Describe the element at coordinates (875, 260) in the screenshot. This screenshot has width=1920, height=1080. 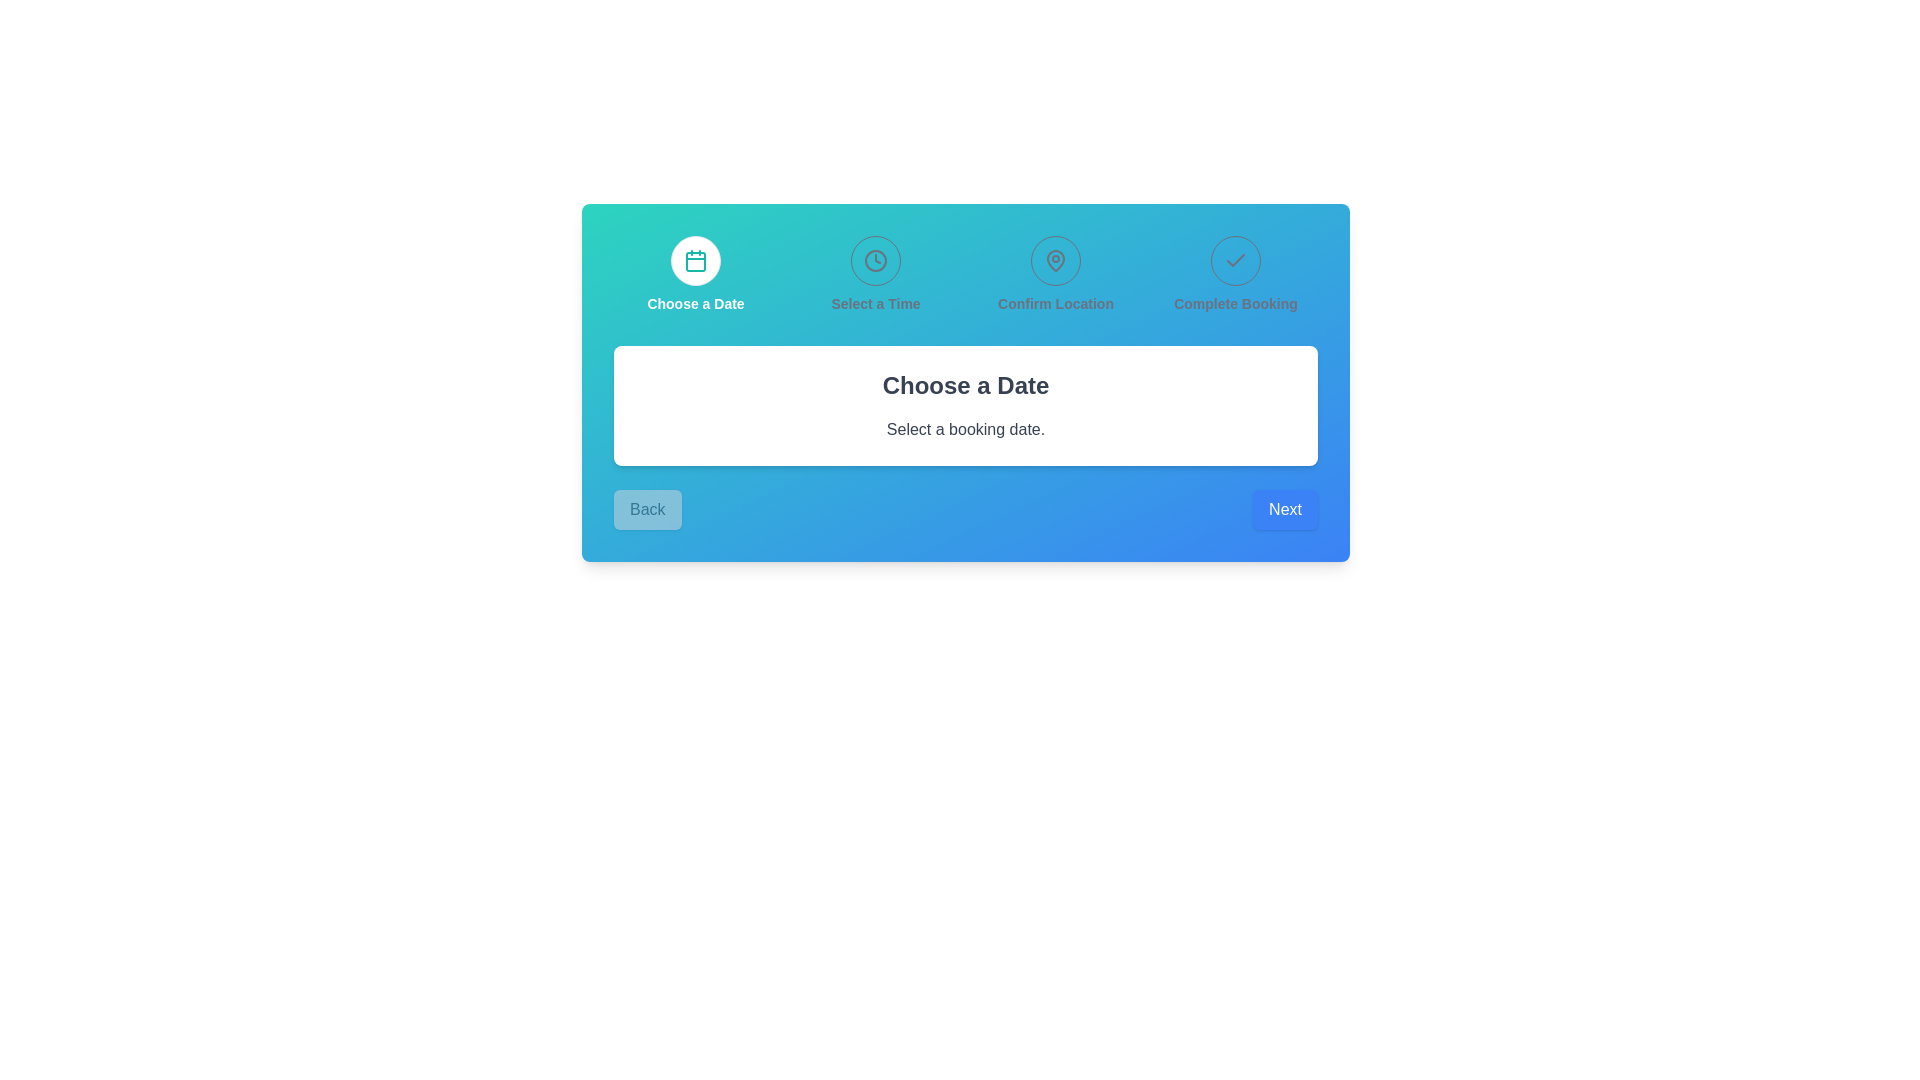
I see `the clock icon, which is the second in a sequence of four icons located under the 'Select a Time' label` at that location.